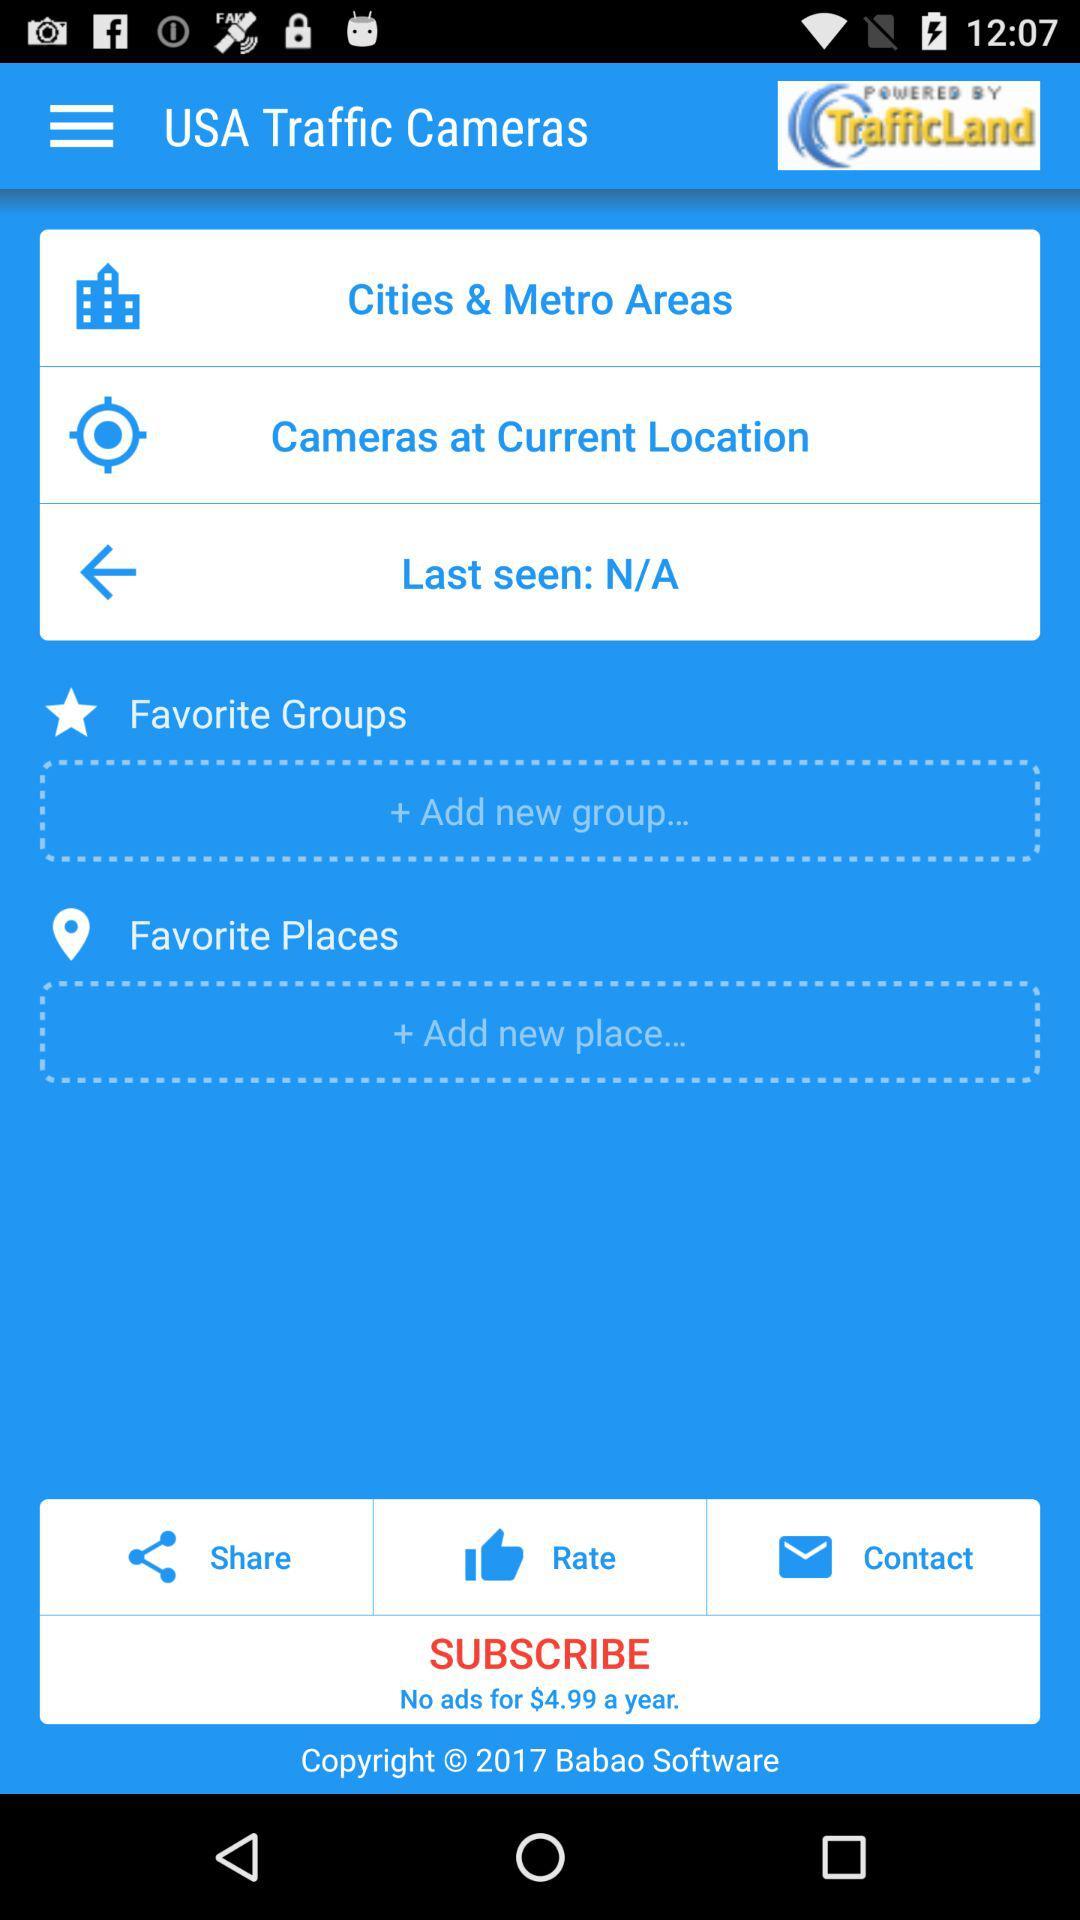  Describe the element at coordinates (80, 124) in the screenshot. I see `open options` at that location.